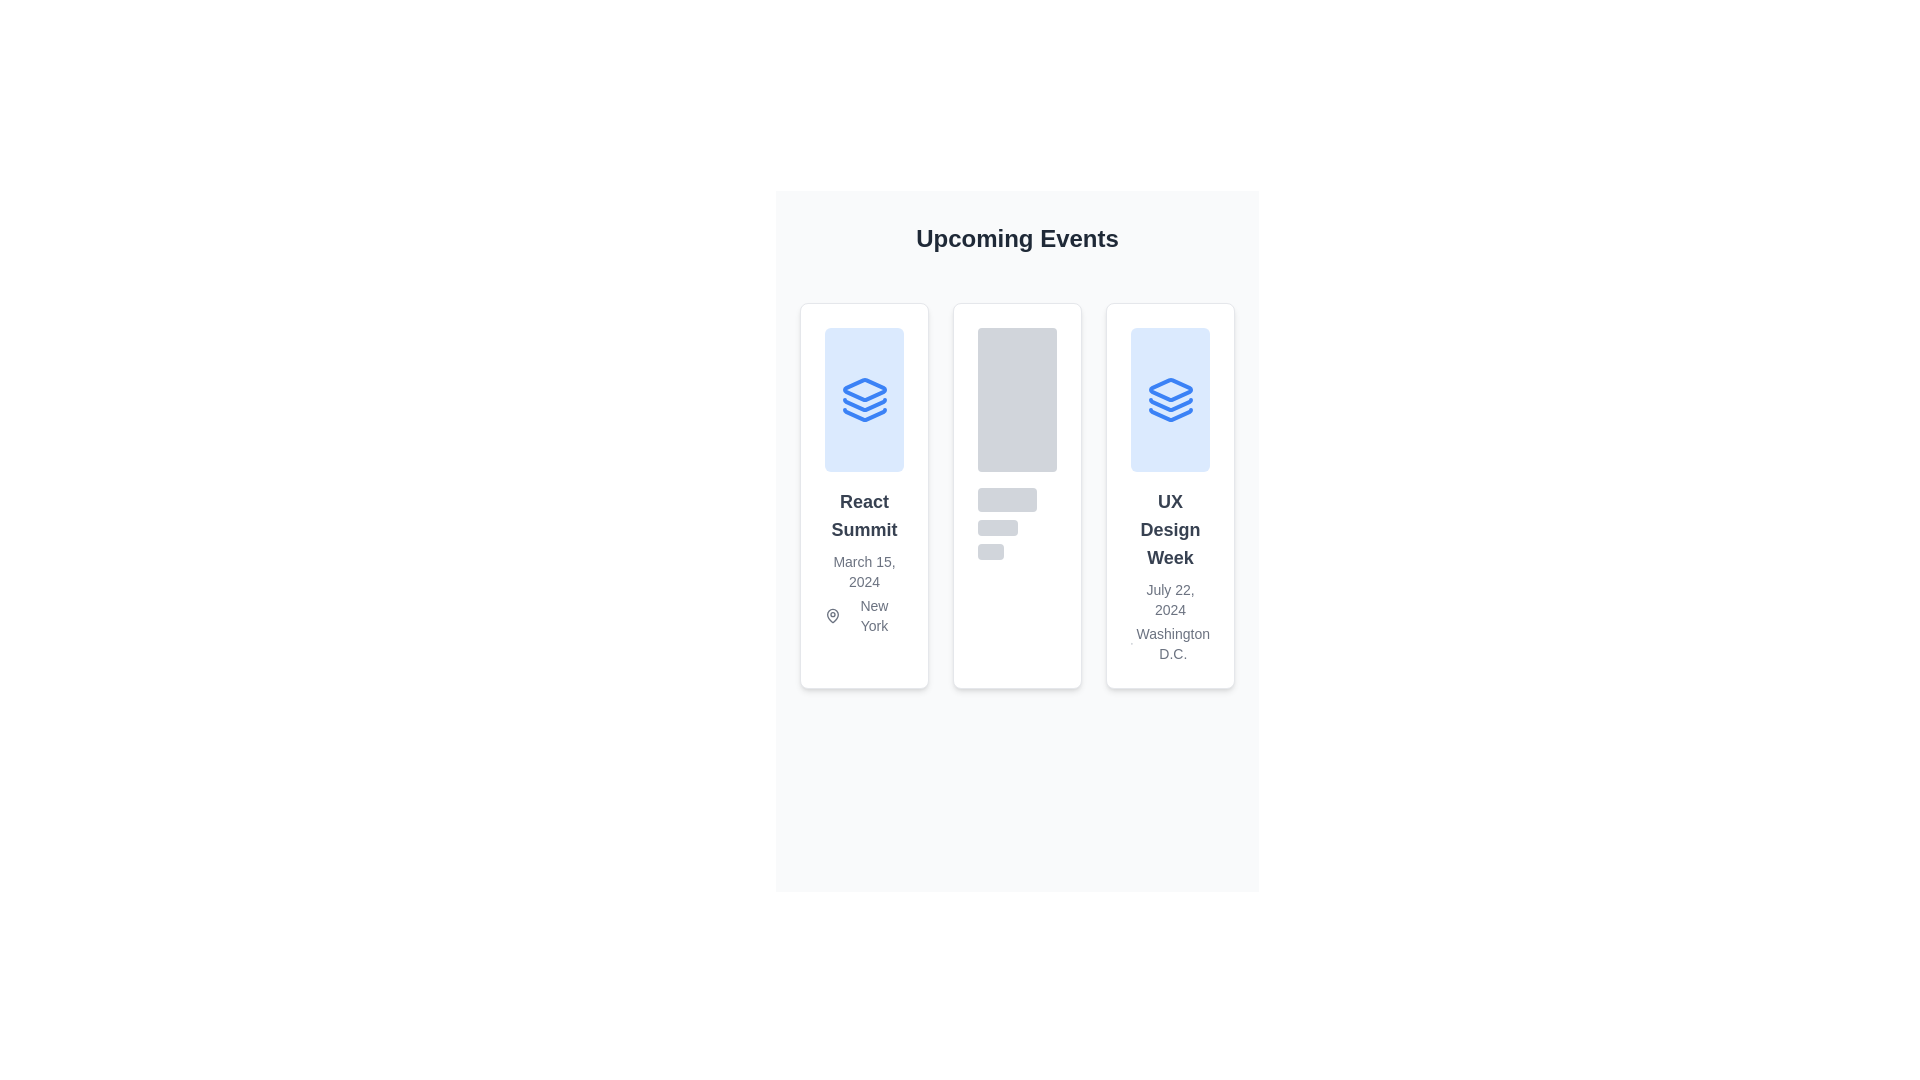  Describe the element at coordinates (864, 571) in the screenshot. I see `text displaying the date of the React Summit event, which is positioned below the title 'React Summit' and above the location text 'New York', making it the second textual element in its group` at that location.